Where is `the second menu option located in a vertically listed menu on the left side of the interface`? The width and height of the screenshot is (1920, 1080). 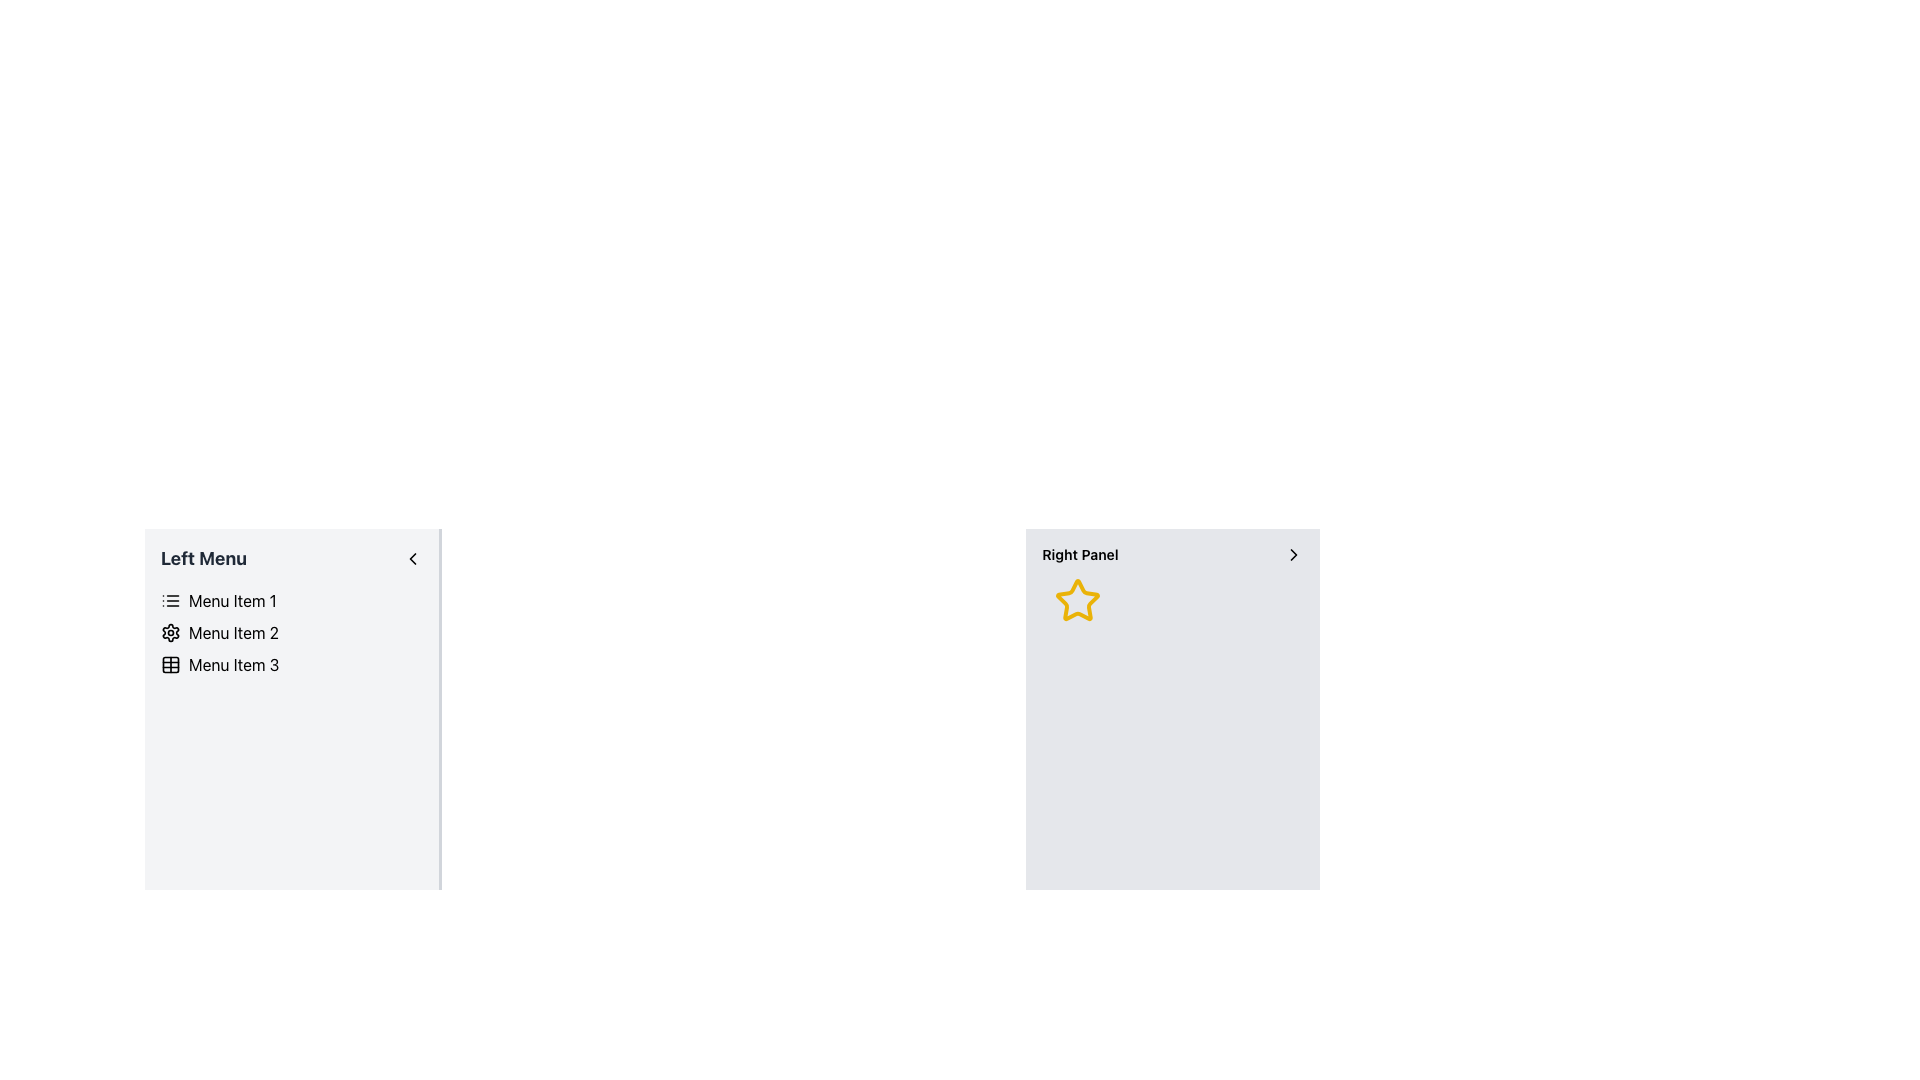
the second menu option located in a vertically listed menu on the left side of the interface is located at coordinates (234, 632).